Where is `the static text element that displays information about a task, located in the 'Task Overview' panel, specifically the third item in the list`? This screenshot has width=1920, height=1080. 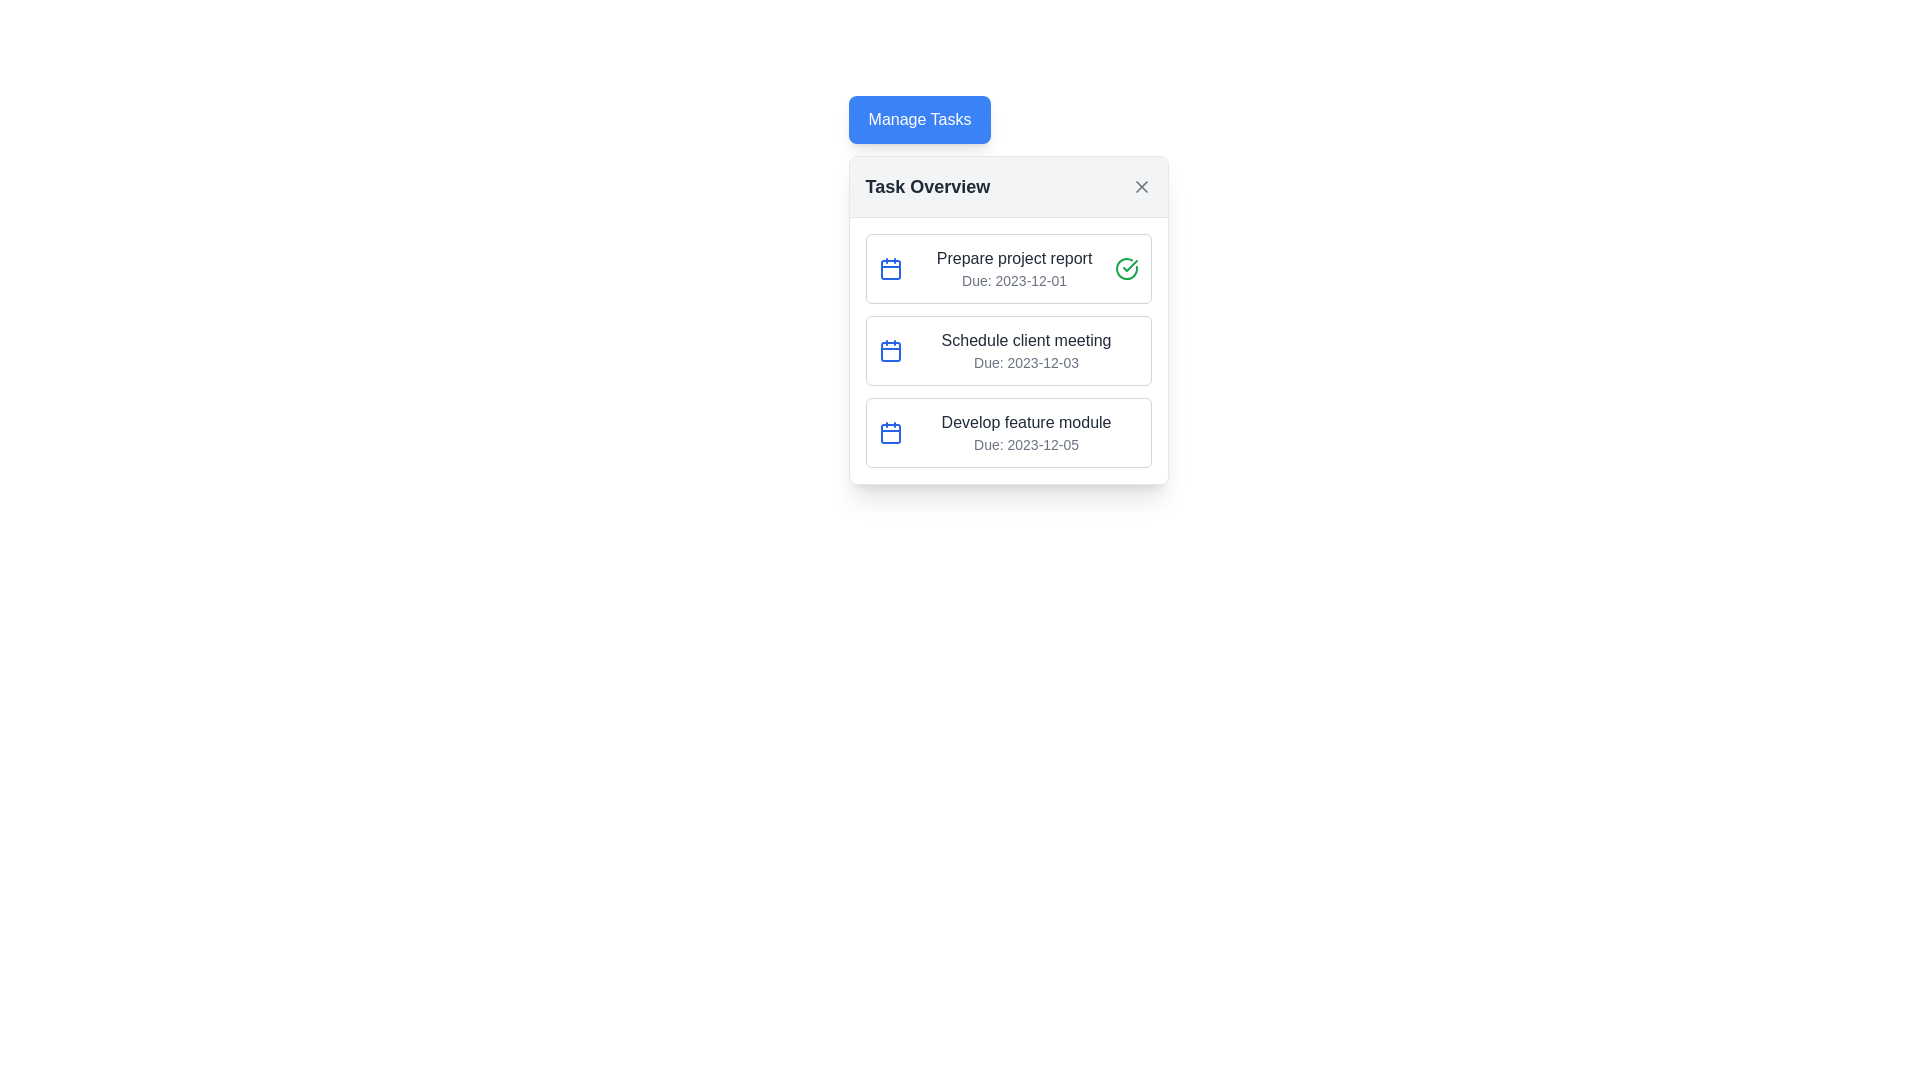 the static text element that displays information about a task, located in the 'Task Overview' panel, specifically the third item in the list is located at coordinates (1026, 431).